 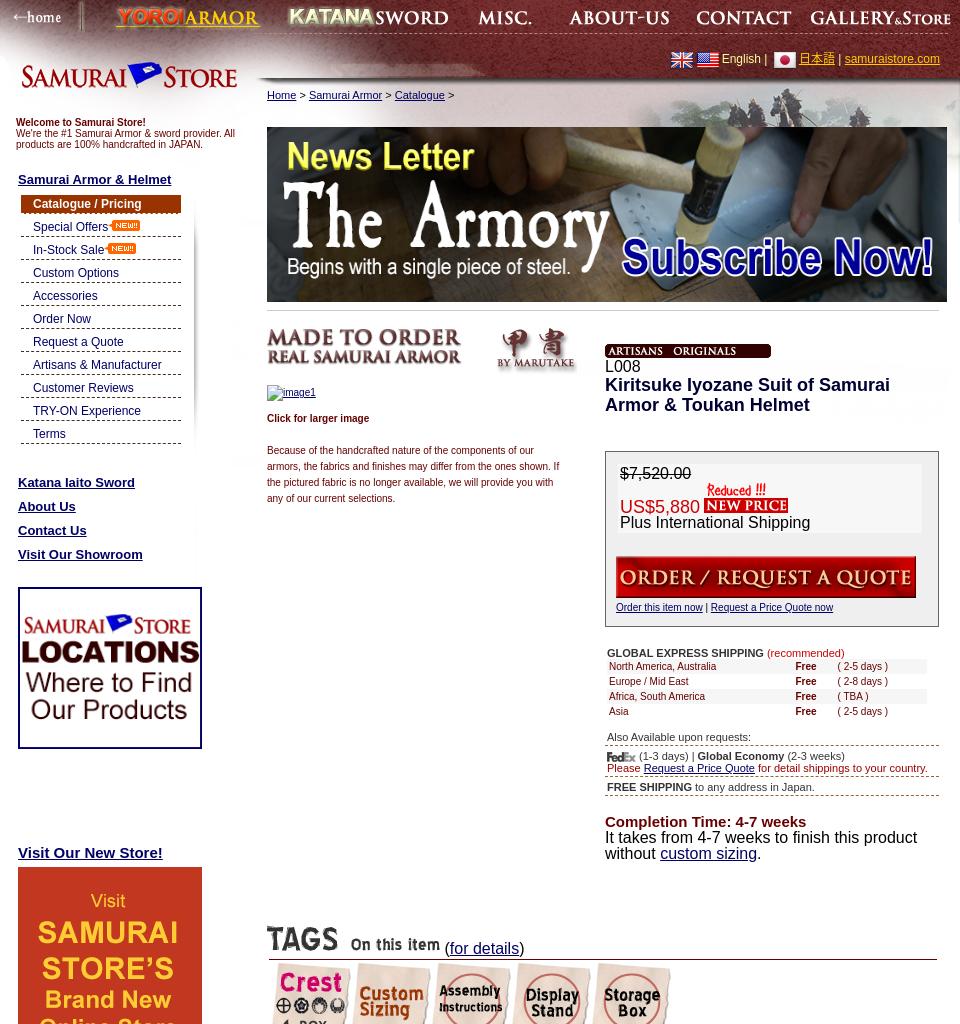 I want to click on 'to any  address in Japan.', so click(x=751, y=787).